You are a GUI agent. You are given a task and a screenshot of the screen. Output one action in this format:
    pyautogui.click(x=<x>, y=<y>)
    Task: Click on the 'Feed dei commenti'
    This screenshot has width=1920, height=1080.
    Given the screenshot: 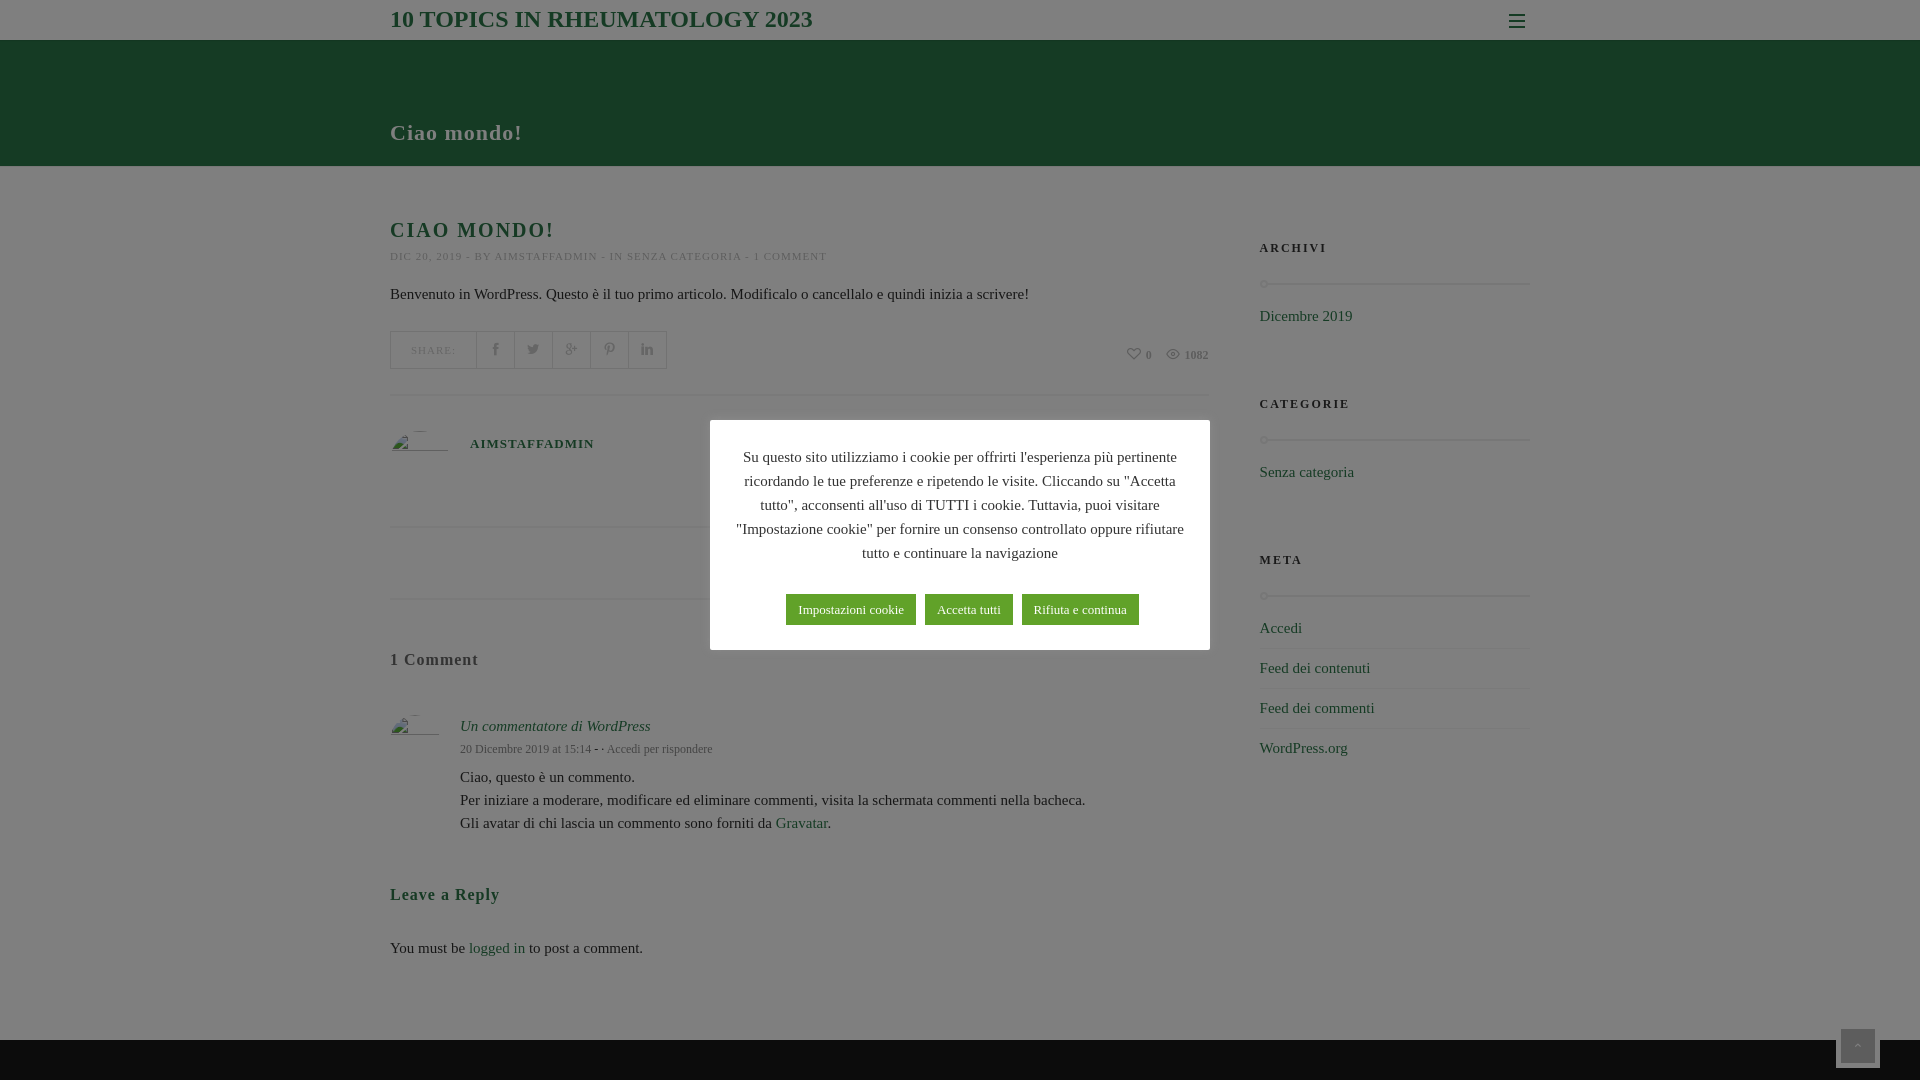 What is the action you would take?
    pyautogui.click(x=1258, y=707)
    